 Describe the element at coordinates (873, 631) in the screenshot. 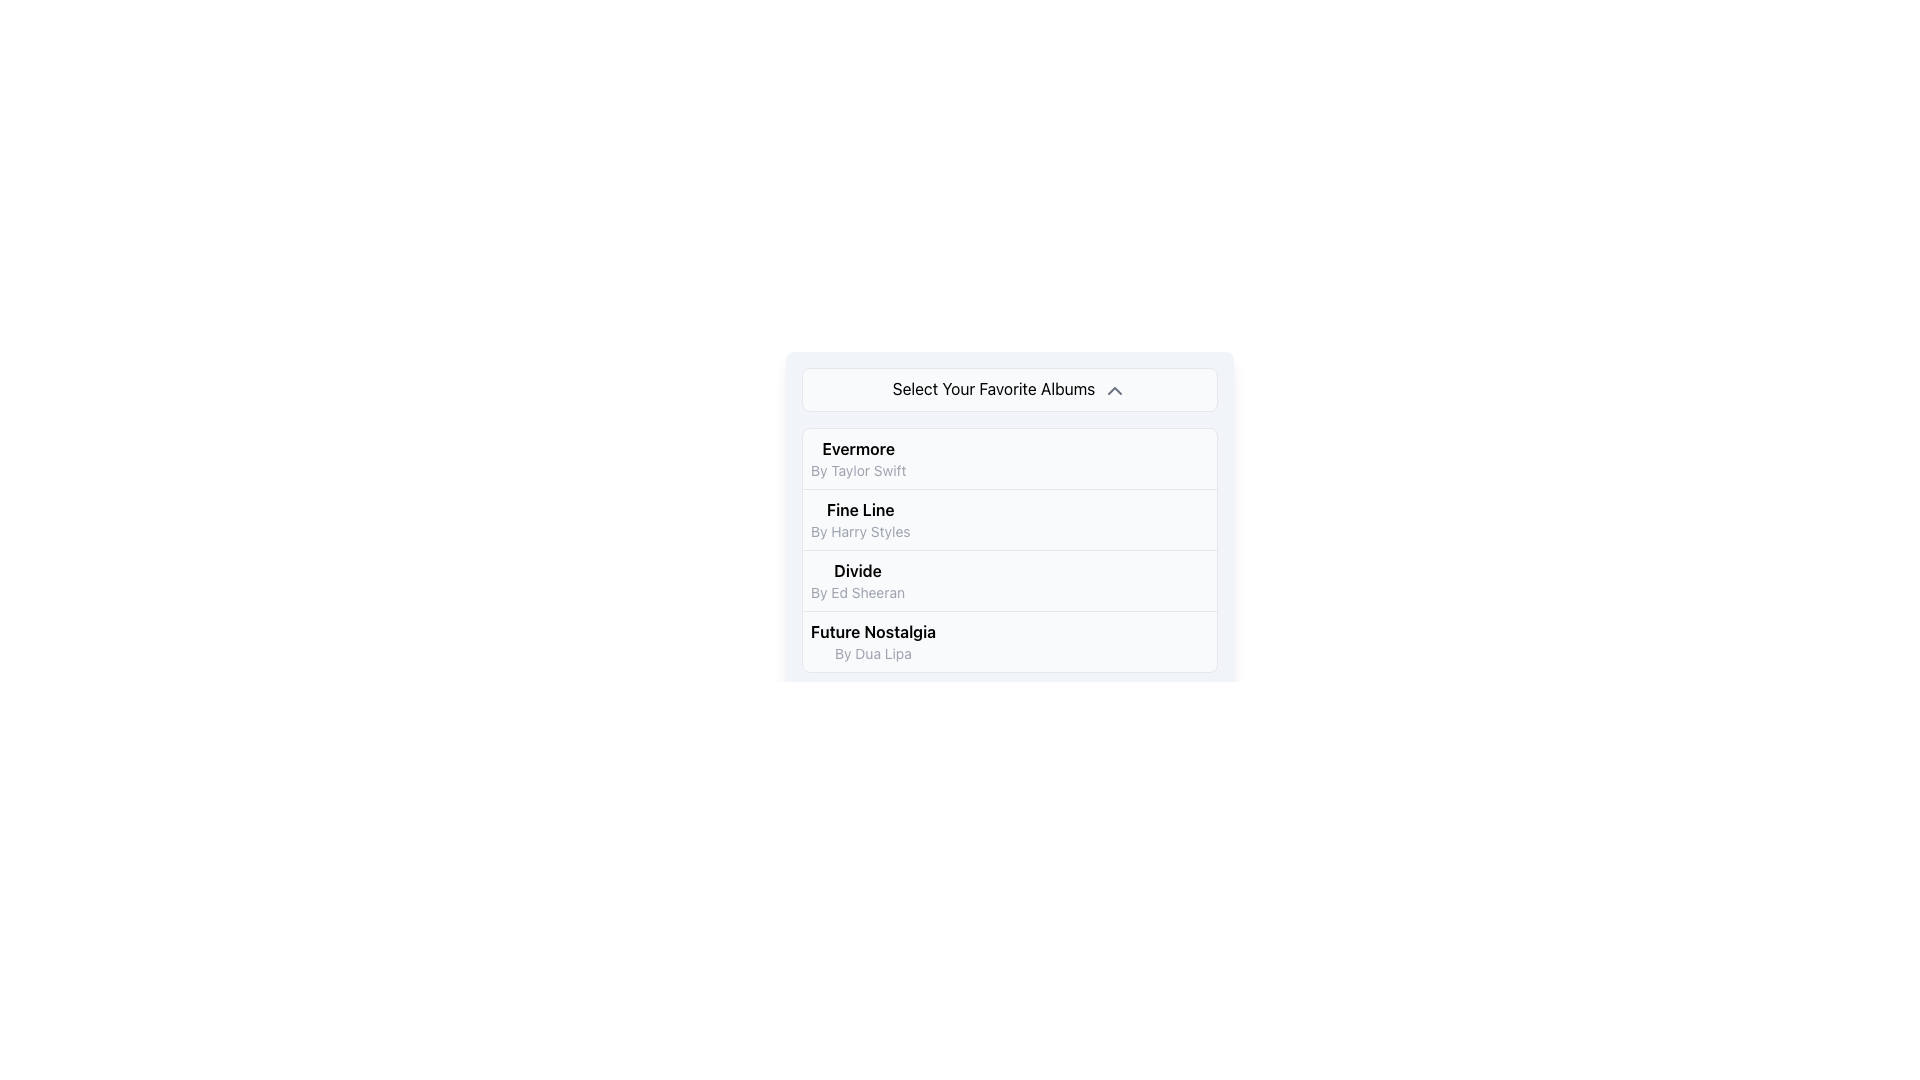

I see `the title text for the fourth album in the 'Select Your Favorite Albums' list, which is positioned above the text 'By Dua Lipa'` at that location.